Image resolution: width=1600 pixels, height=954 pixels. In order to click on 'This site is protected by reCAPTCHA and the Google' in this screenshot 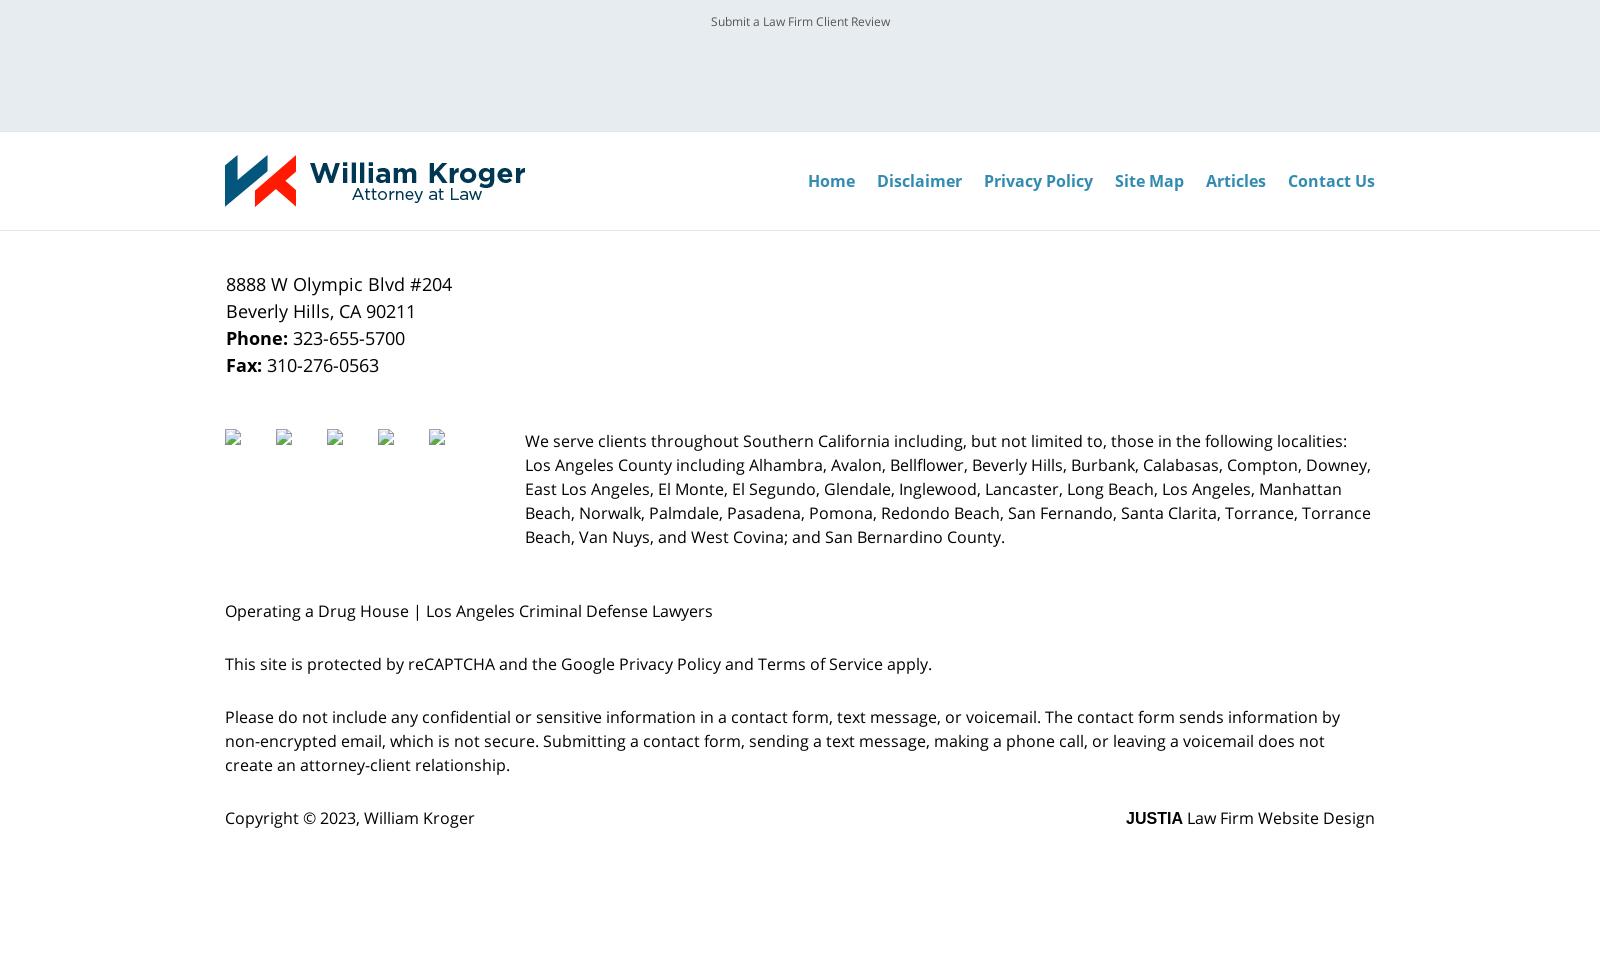, I will do `click(421, 662)`.